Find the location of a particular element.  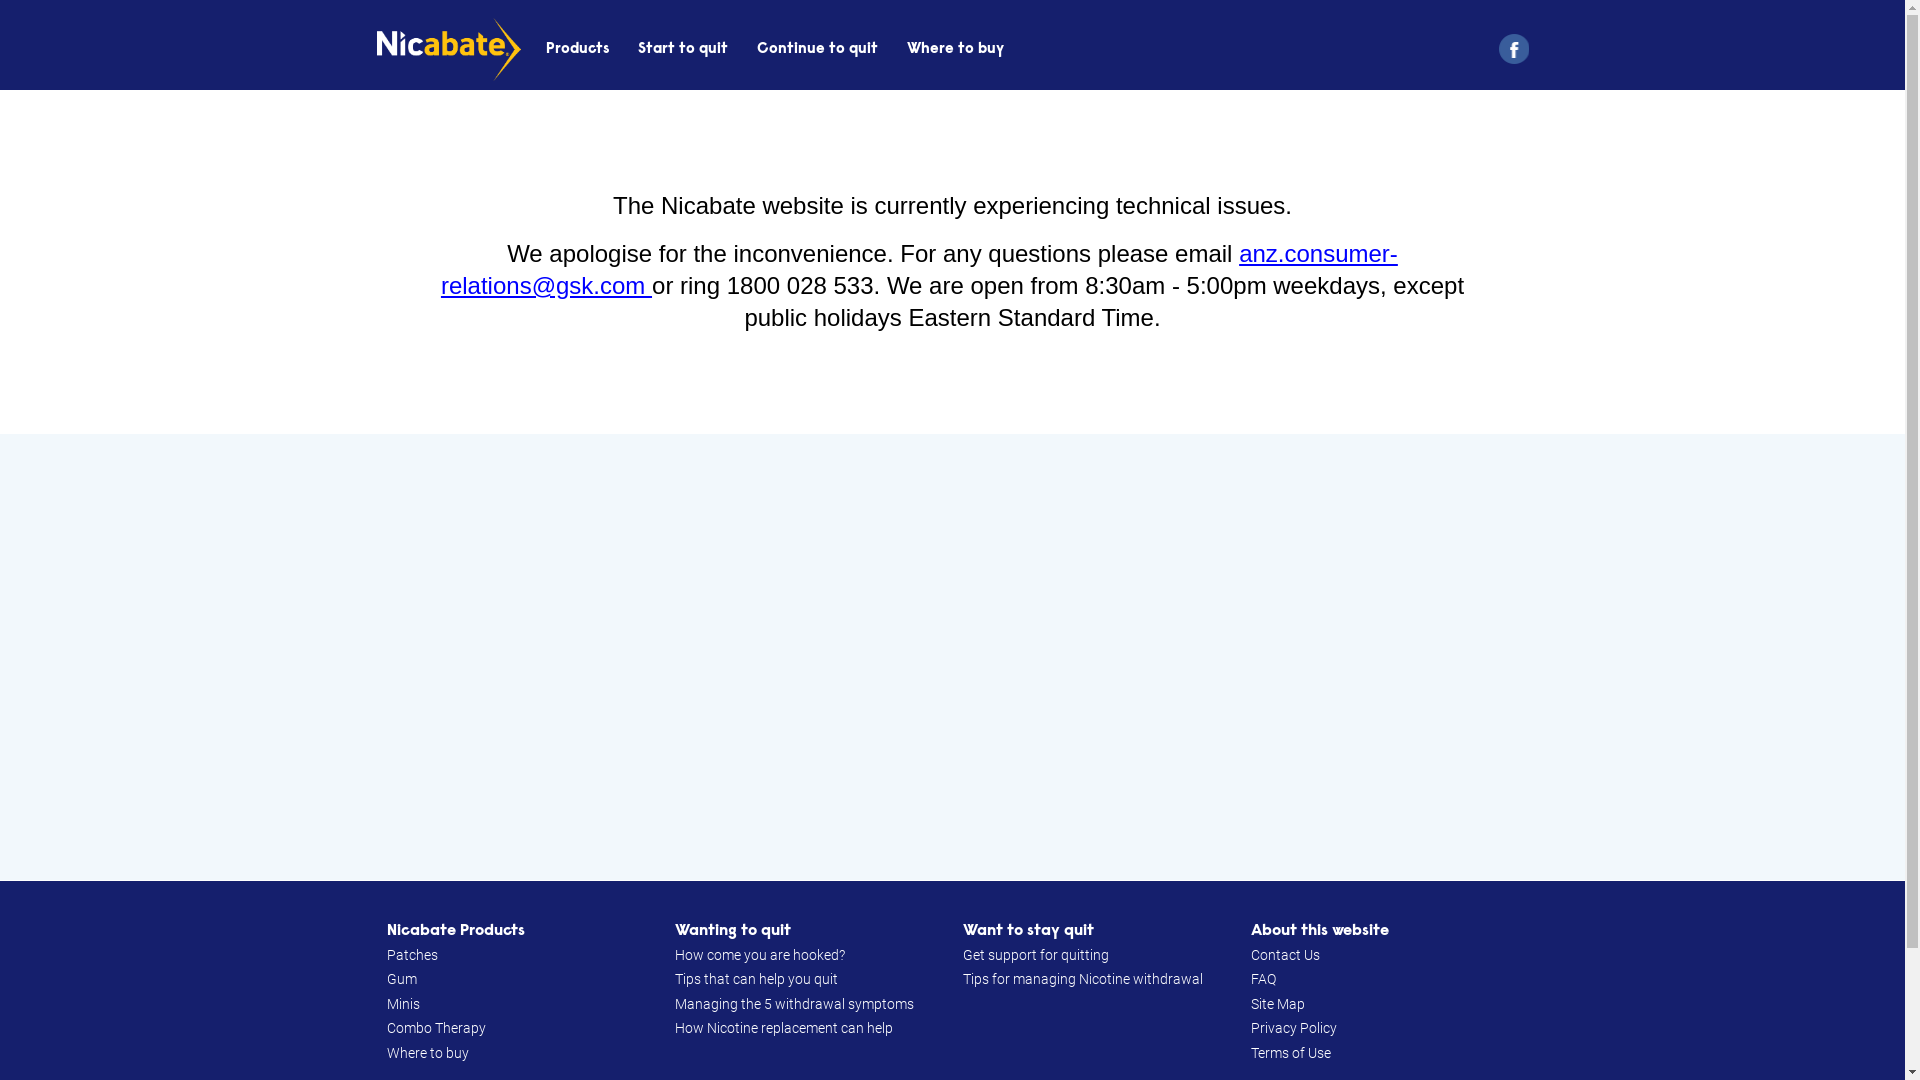

'Terms of Use' is located at coordinates (1290, 1052).